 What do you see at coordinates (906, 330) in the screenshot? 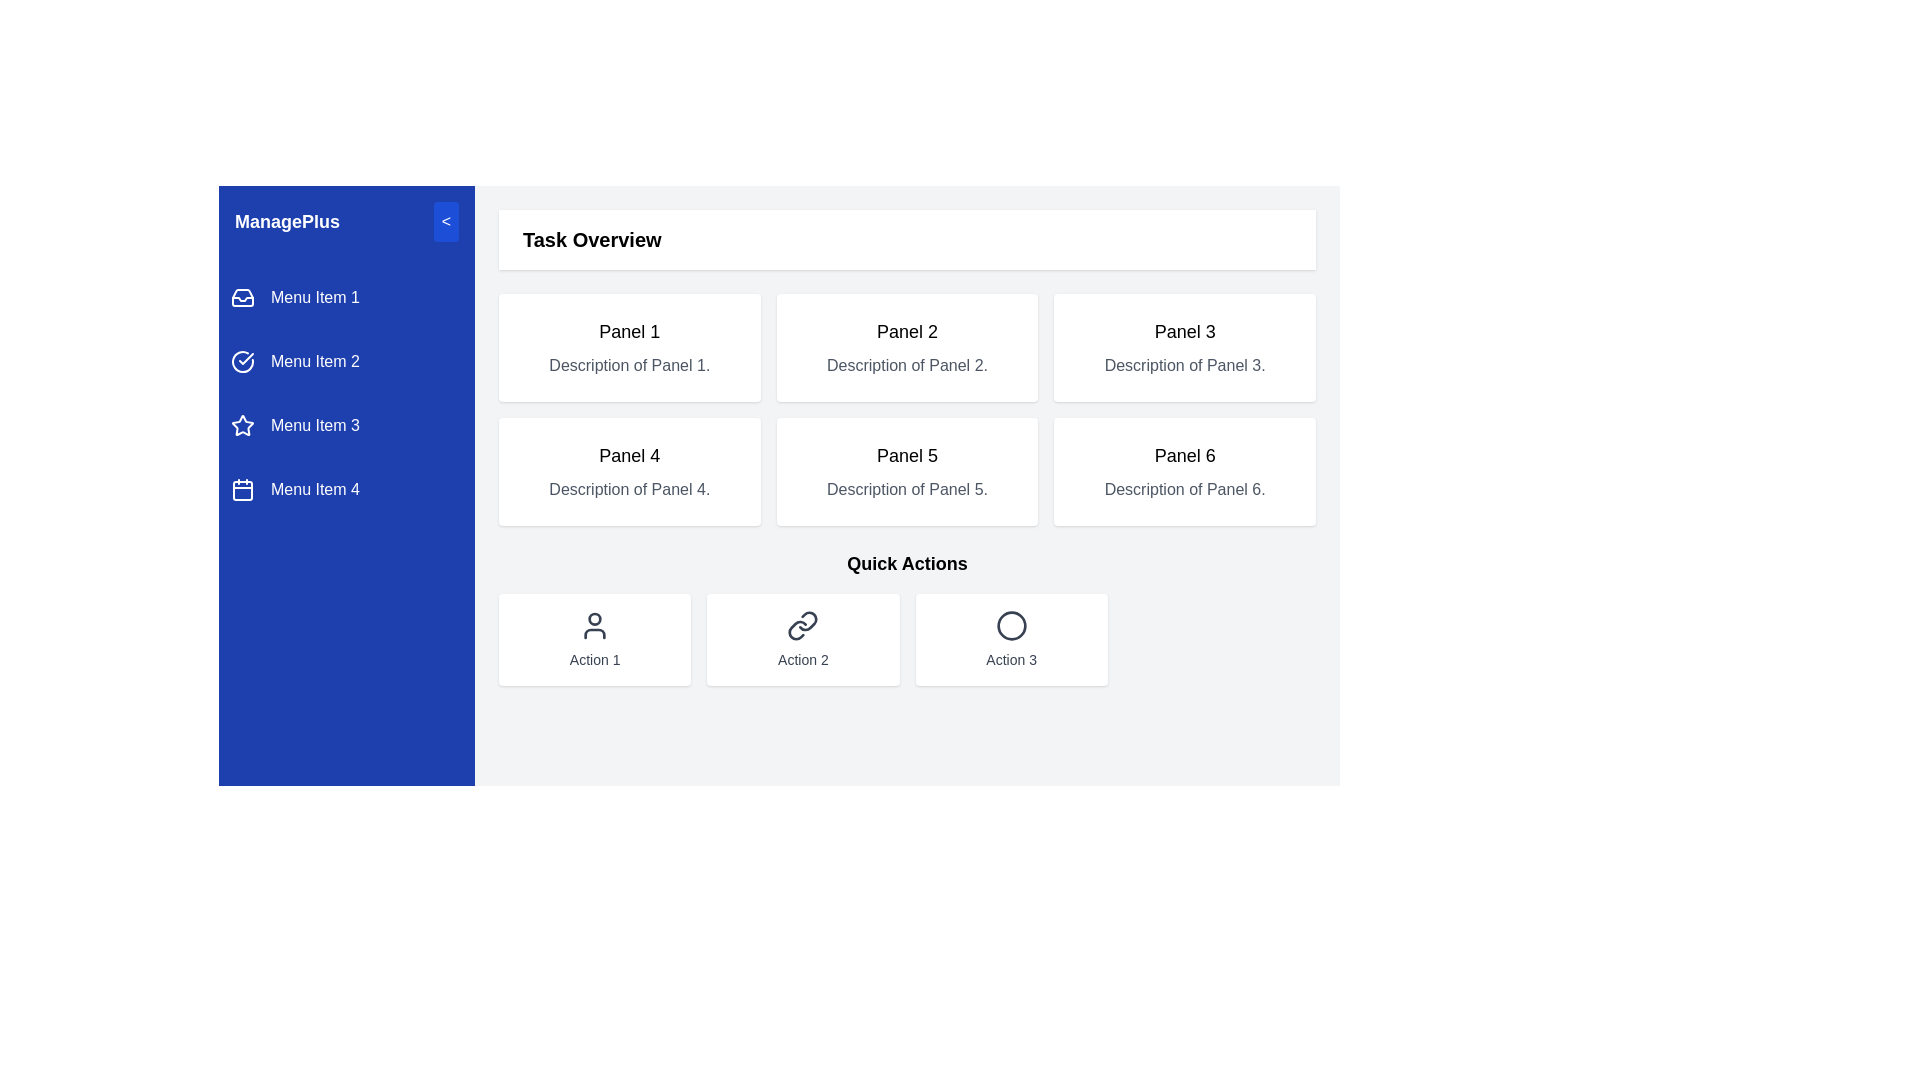
I see `the text label that serves as the title for 'Panel 2', which helps users identify the corresponding panel and its content` at bounding box center [906, 330].